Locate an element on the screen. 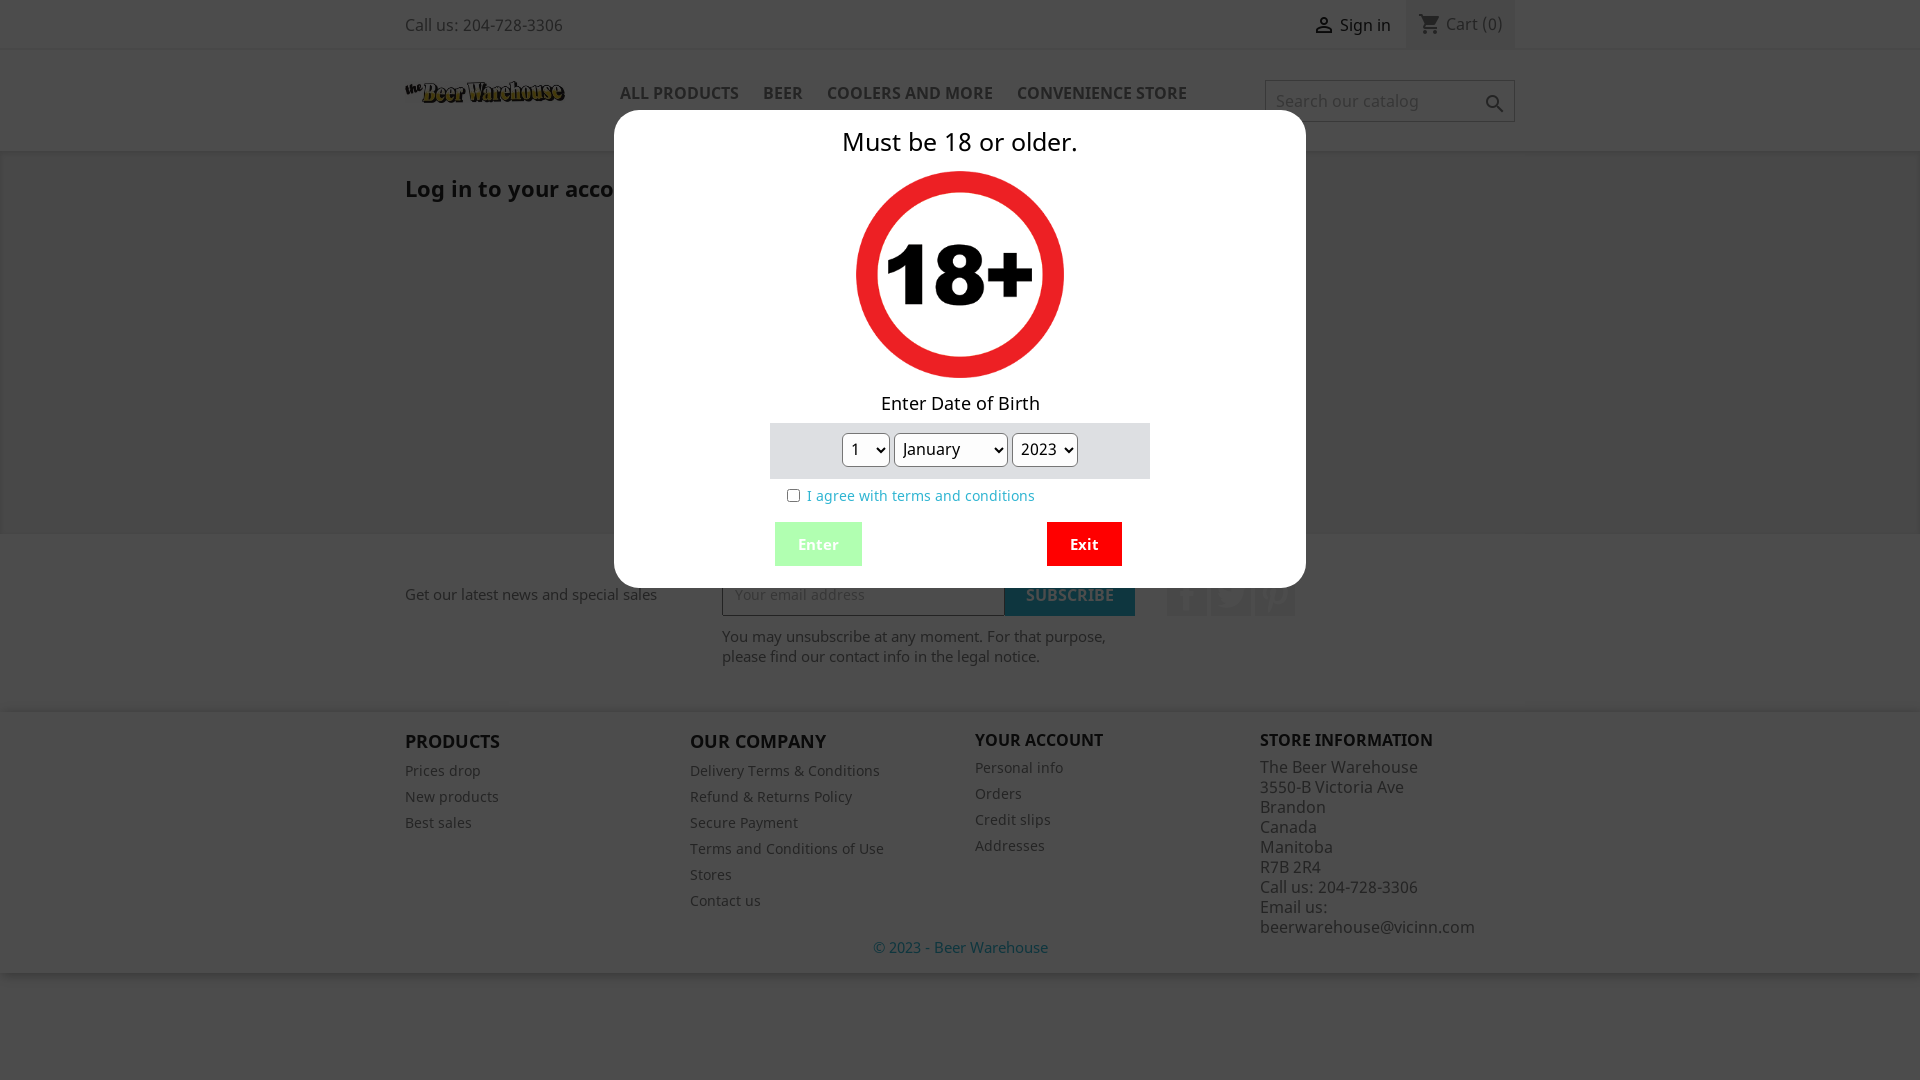  'Refund & Returns Policy' is located at coordinates (690, 795).